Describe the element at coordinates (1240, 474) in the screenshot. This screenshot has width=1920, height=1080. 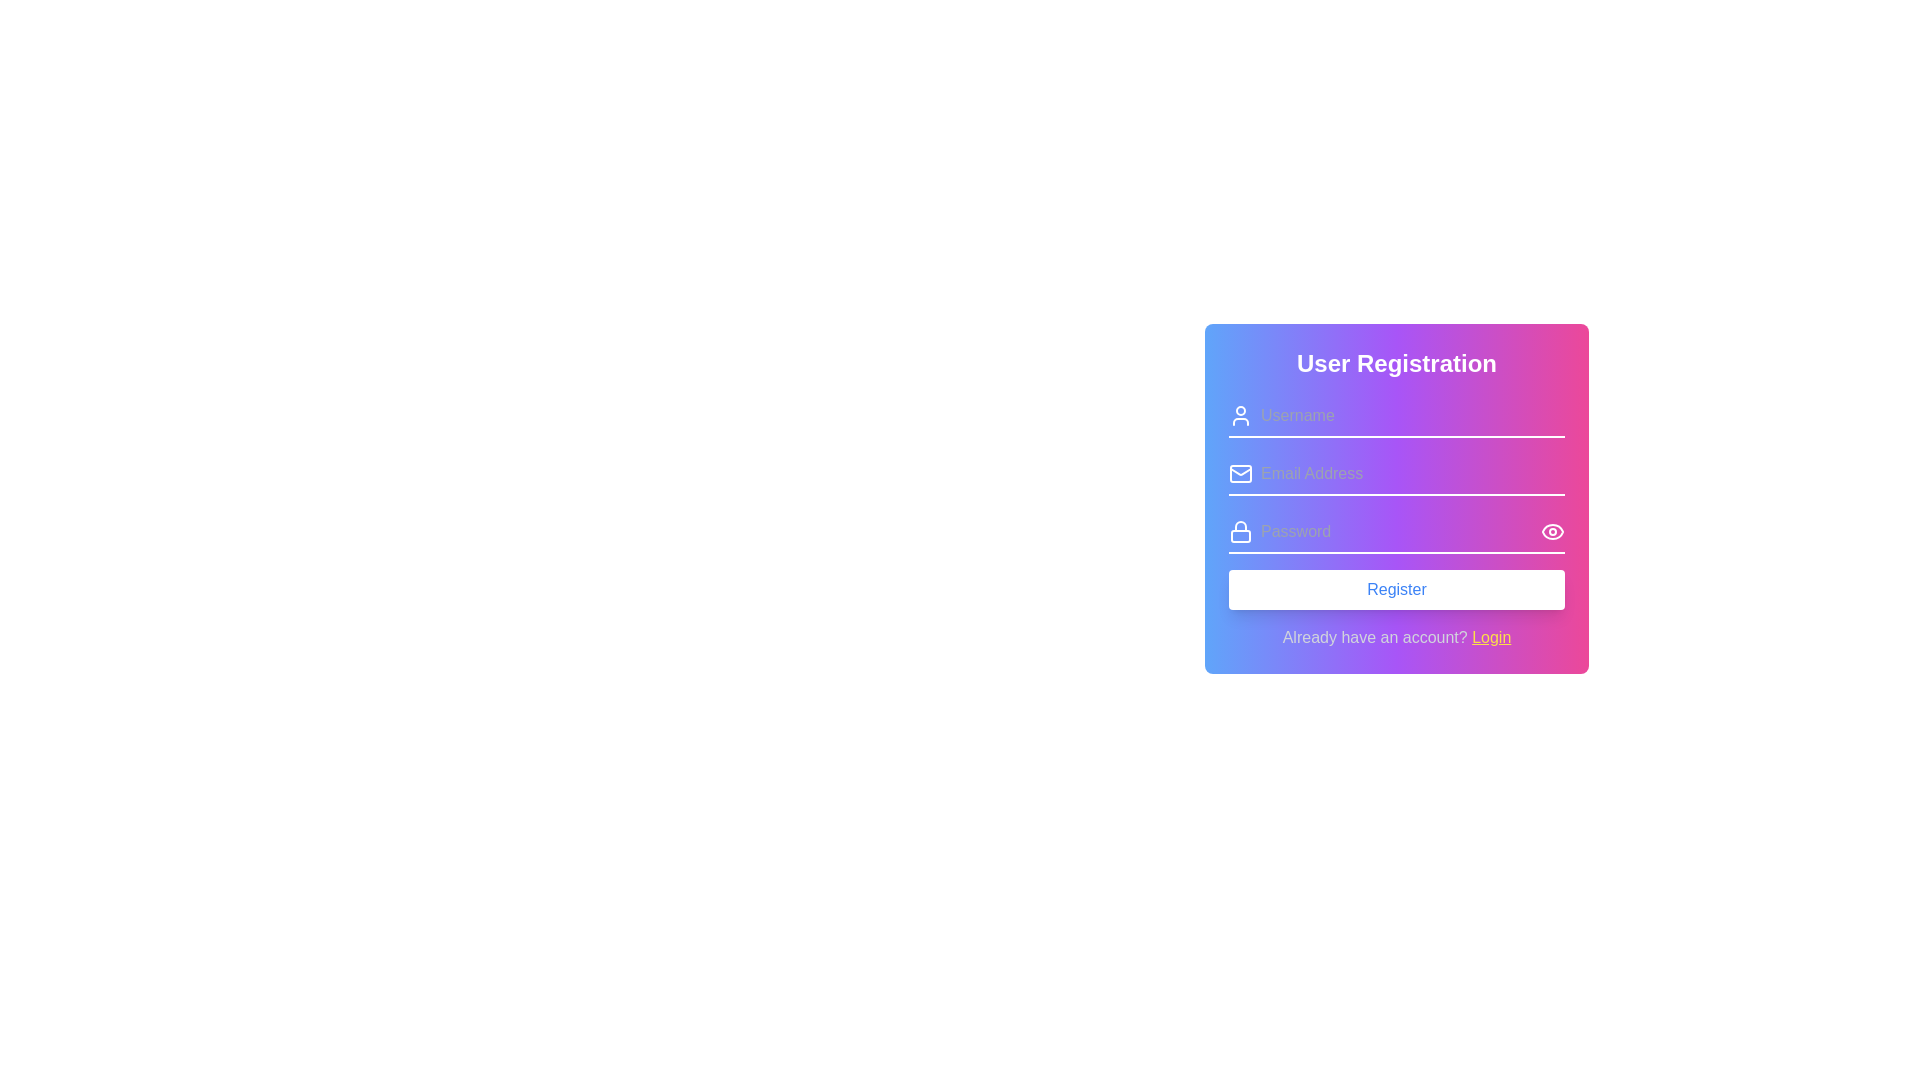
I see `the envelope icon located to the left of the 'Email Address' input field in the user registration form` at that location.